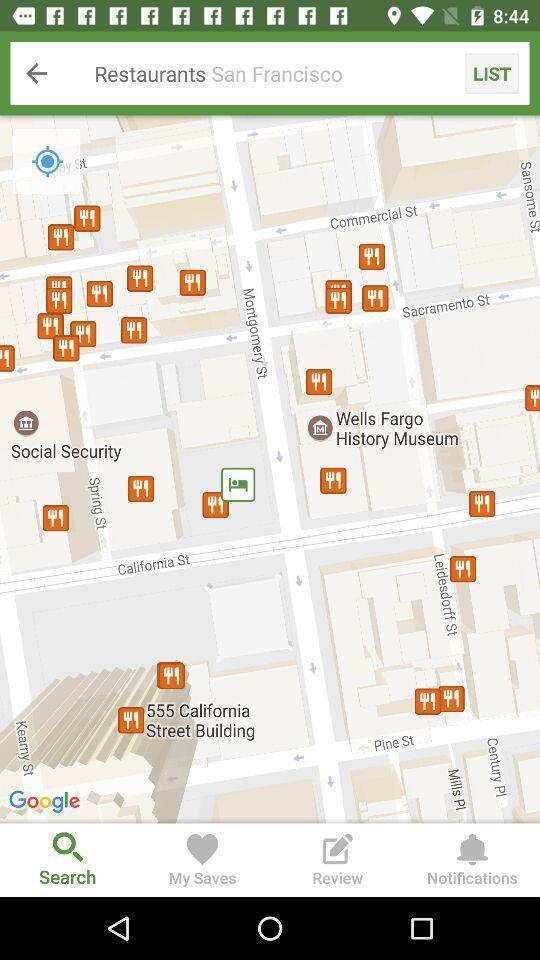 The image size is (540, 960). I want to click on item below restaurants san francisco, so click(270, 469).